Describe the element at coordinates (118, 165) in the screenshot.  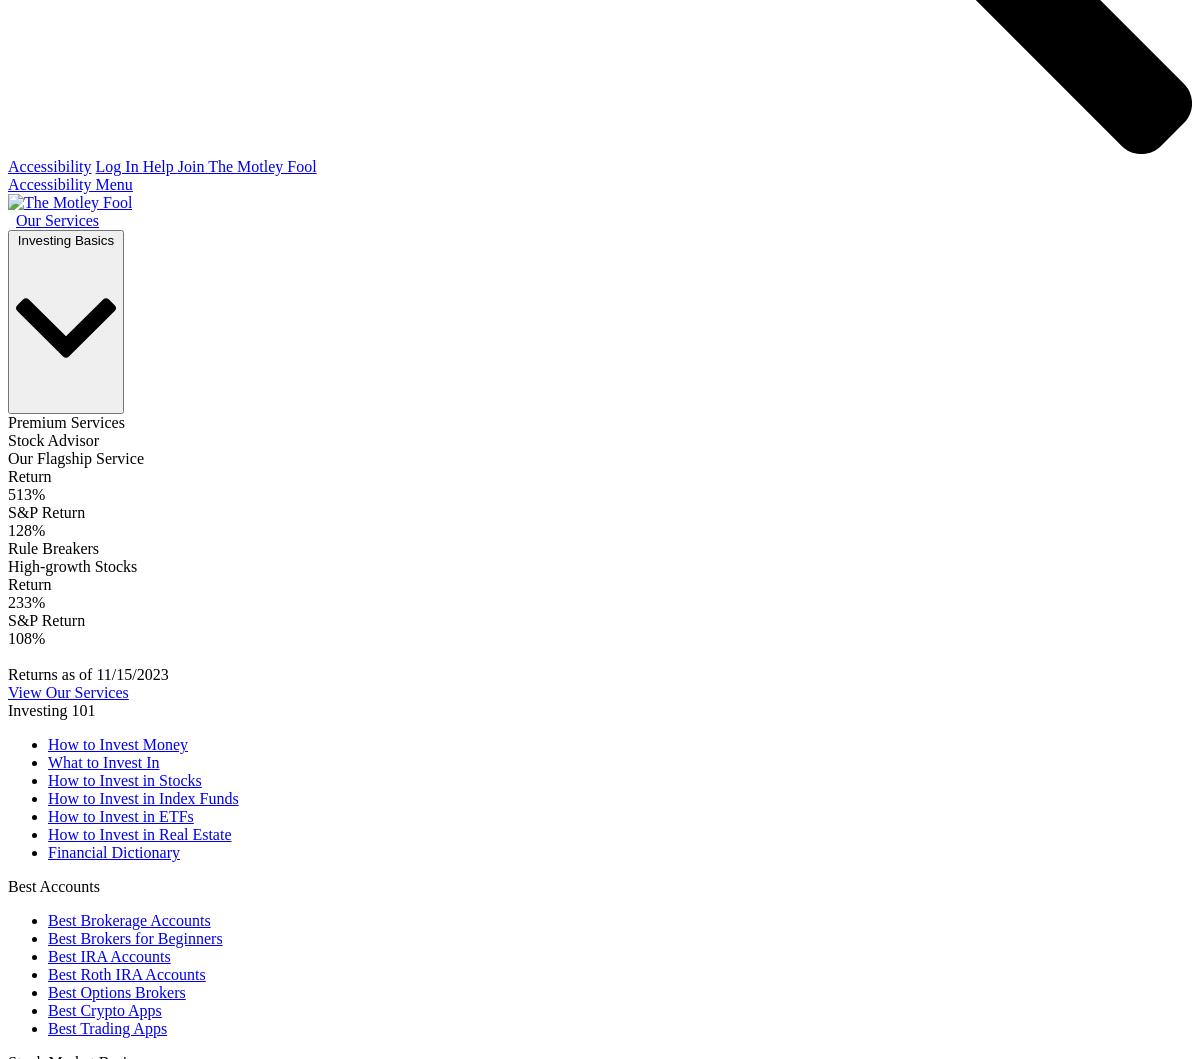
I see `'Log In'` at that location.